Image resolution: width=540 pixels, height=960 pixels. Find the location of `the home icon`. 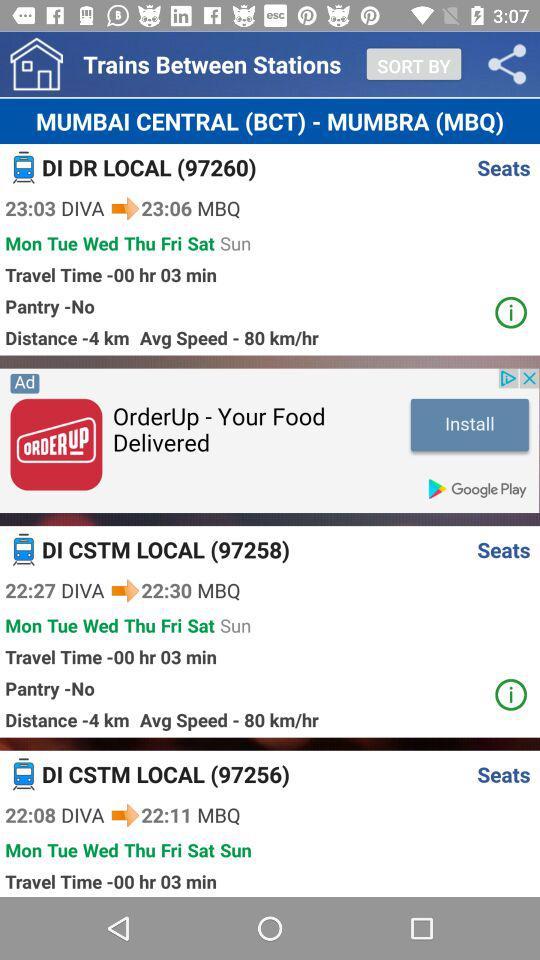

the home icon is located at coordinates (36, 64).